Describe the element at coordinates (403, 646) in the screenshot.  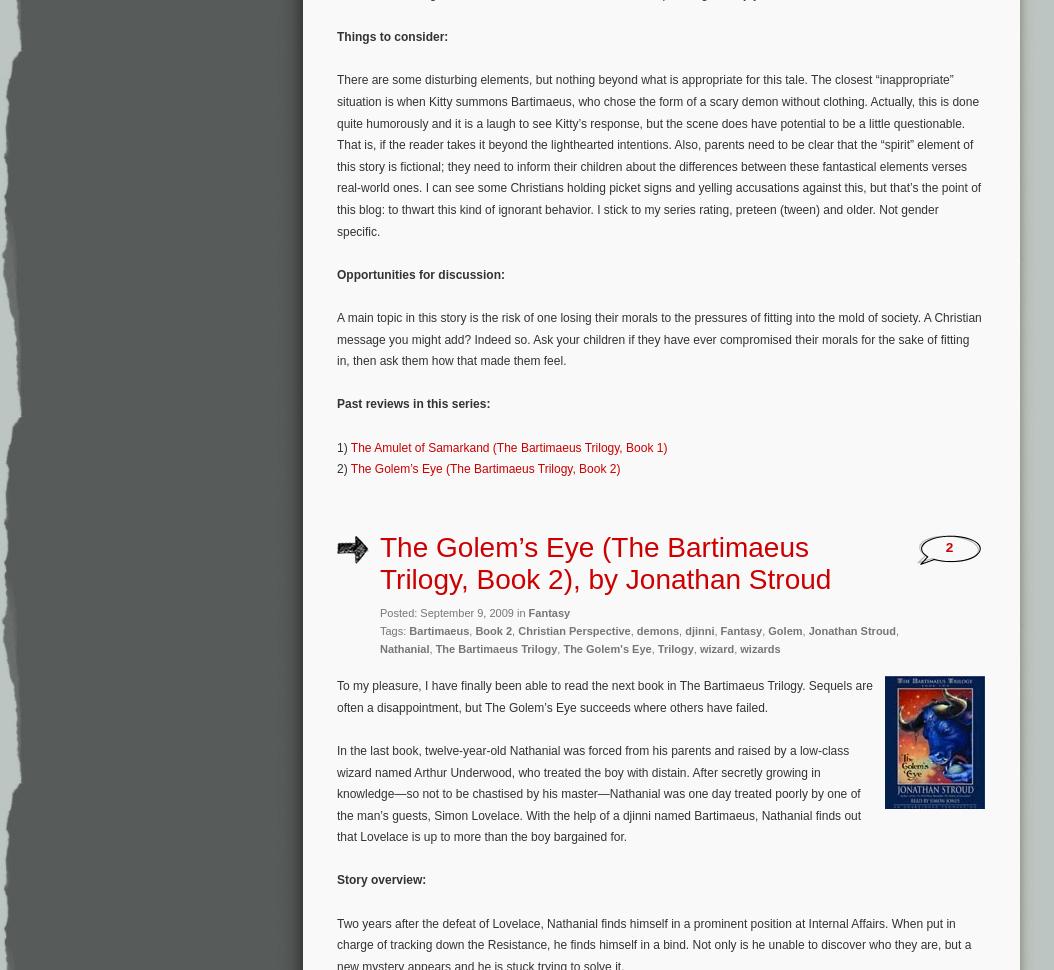
I see `'Nathanial'` at that location.